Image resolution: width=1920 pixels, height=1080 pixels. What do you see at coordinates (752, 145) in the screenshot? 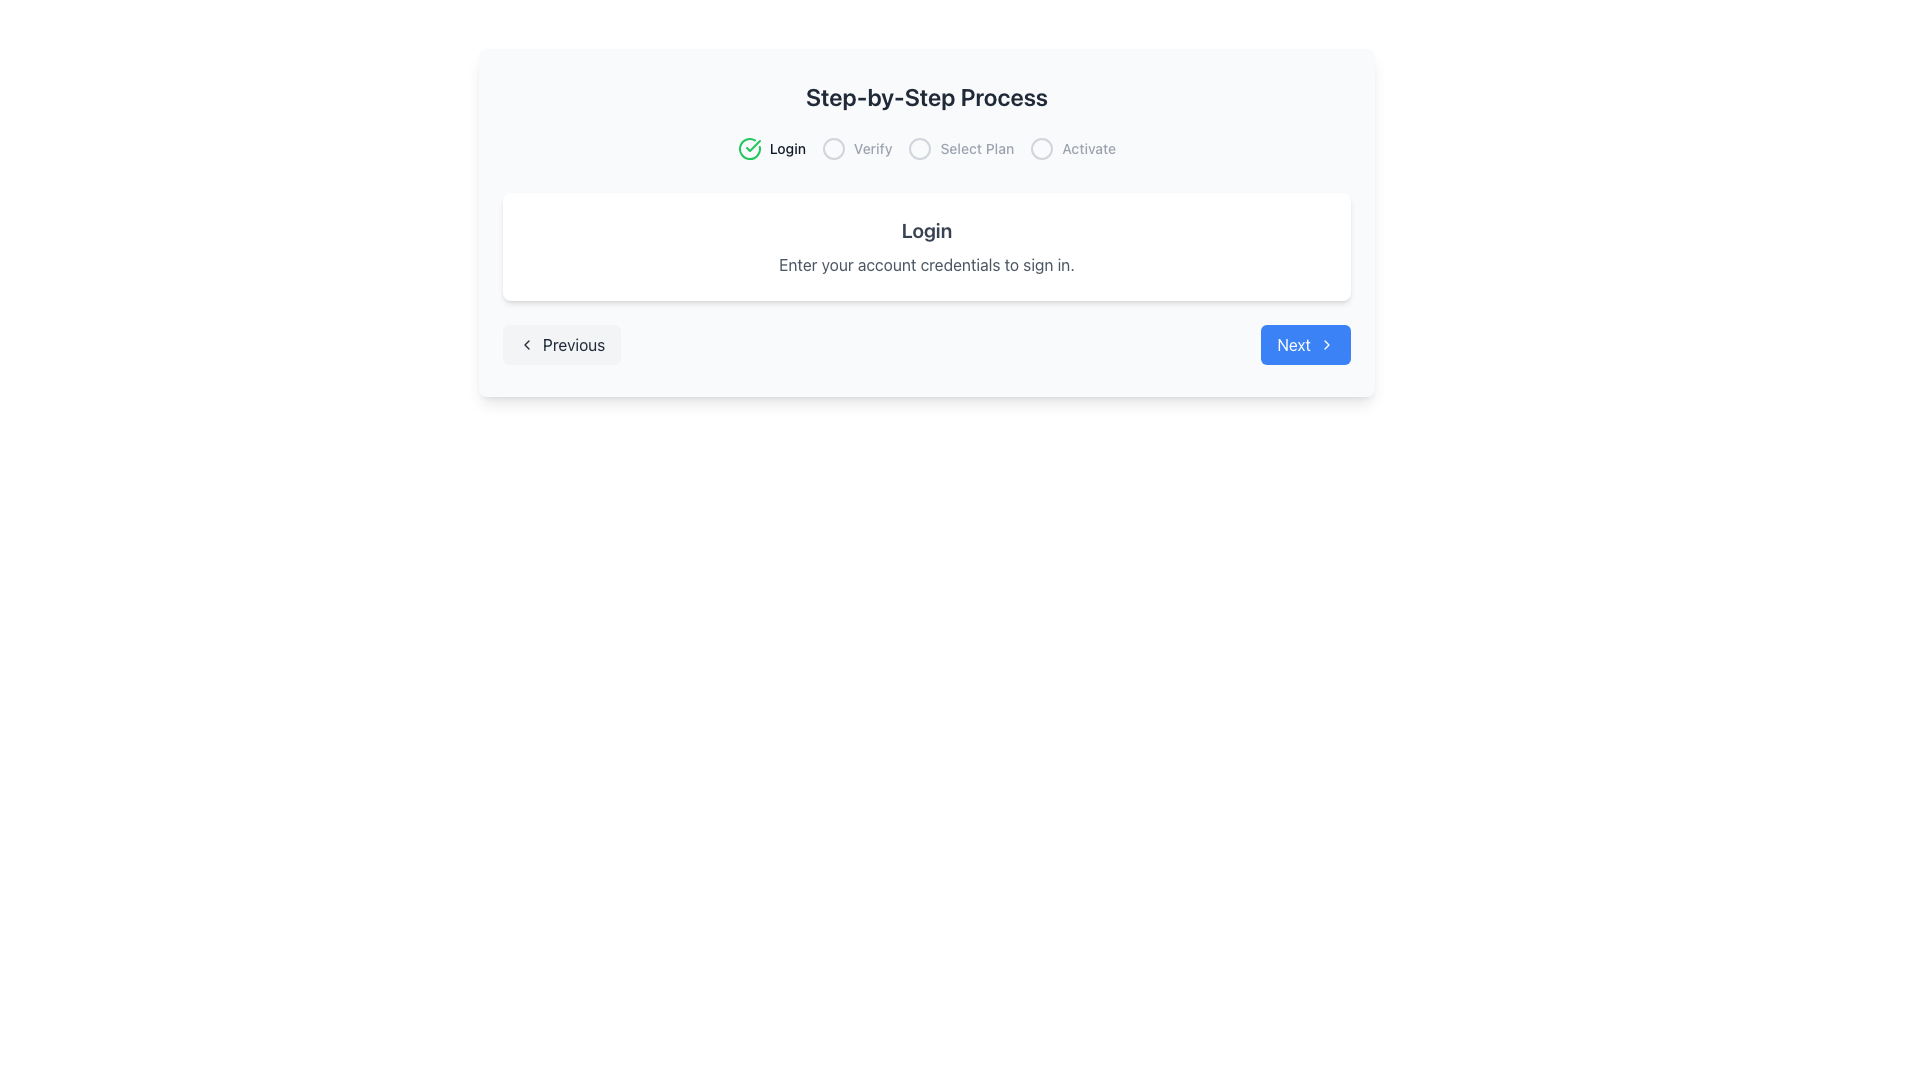
I see `the confirmation vector graphic element within the SVG component that indicates successful completion of the 'Login' step, located next to the 'Login' text` at bounding box center [752, 145].